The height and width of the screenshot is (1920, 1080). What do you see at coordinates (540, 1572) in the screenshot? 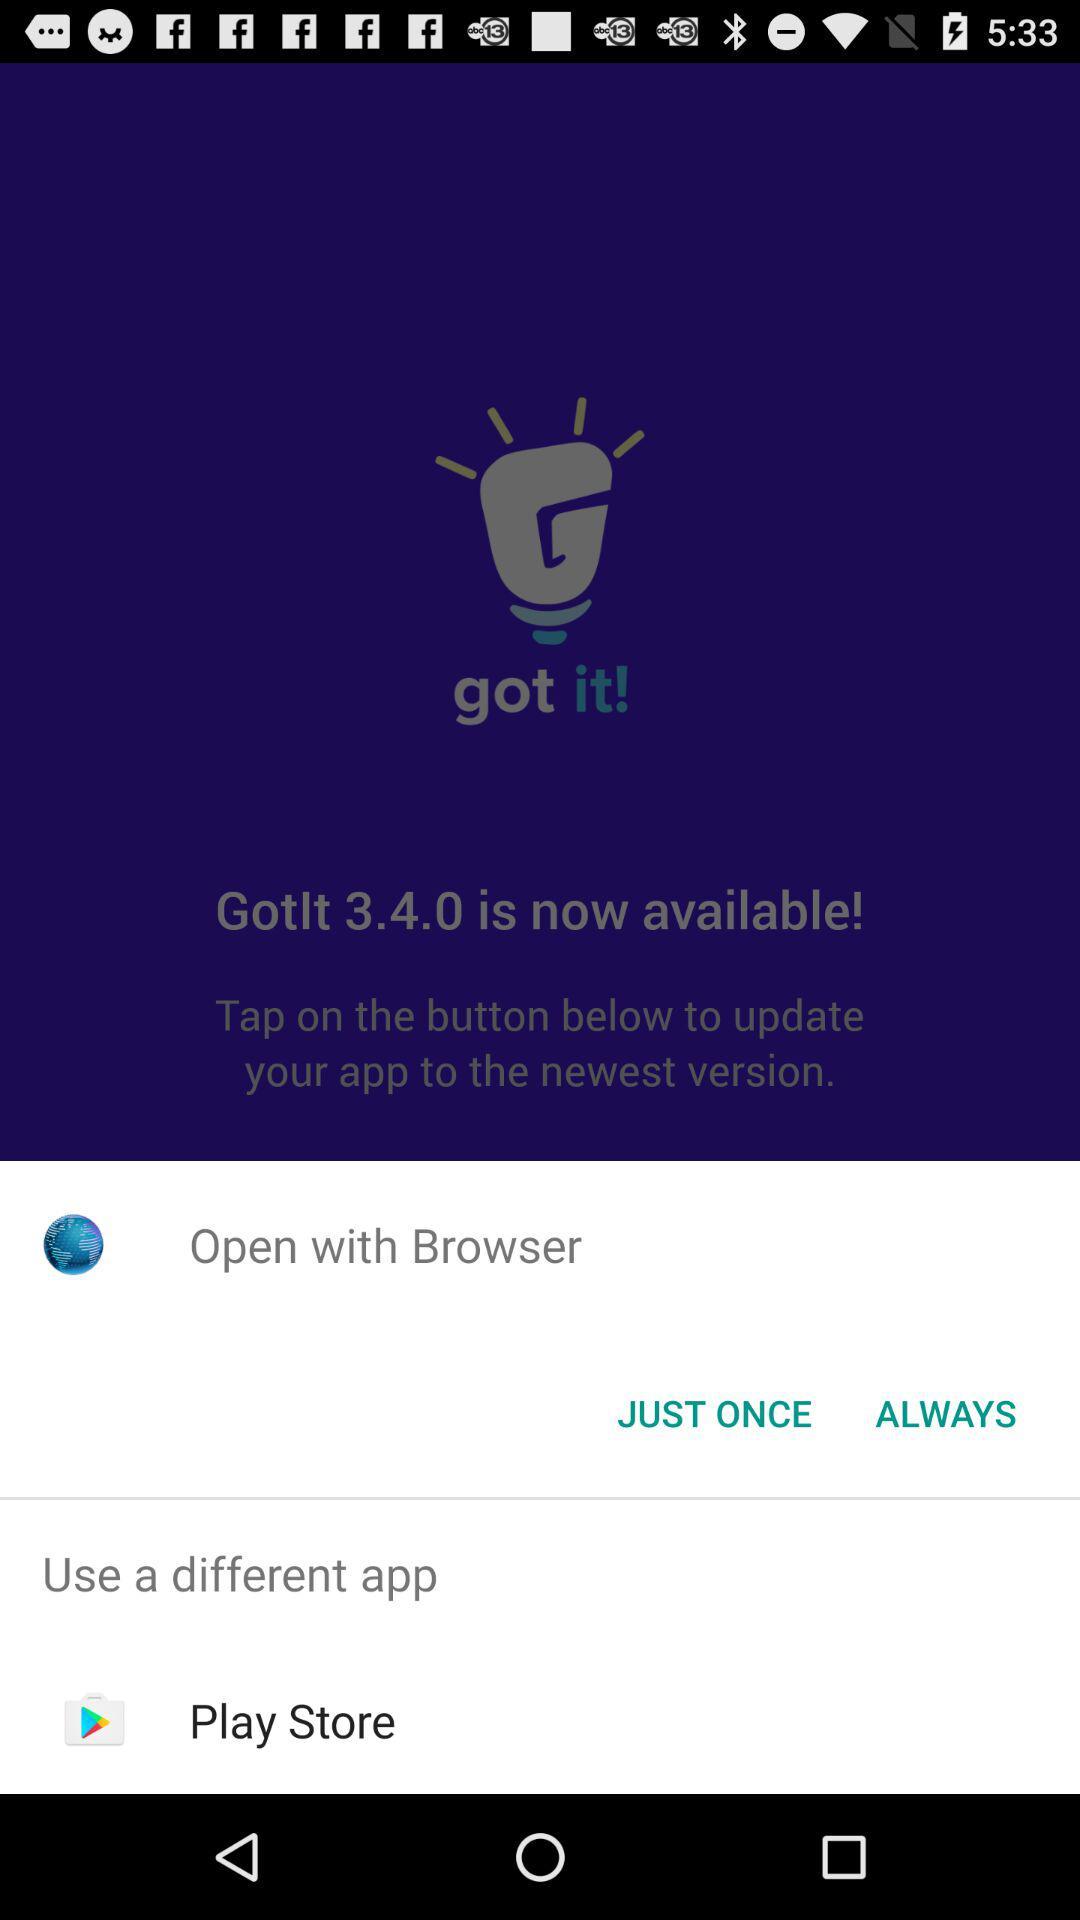
I see `the icon above the play store icon` at bounding box center [540, 1572].